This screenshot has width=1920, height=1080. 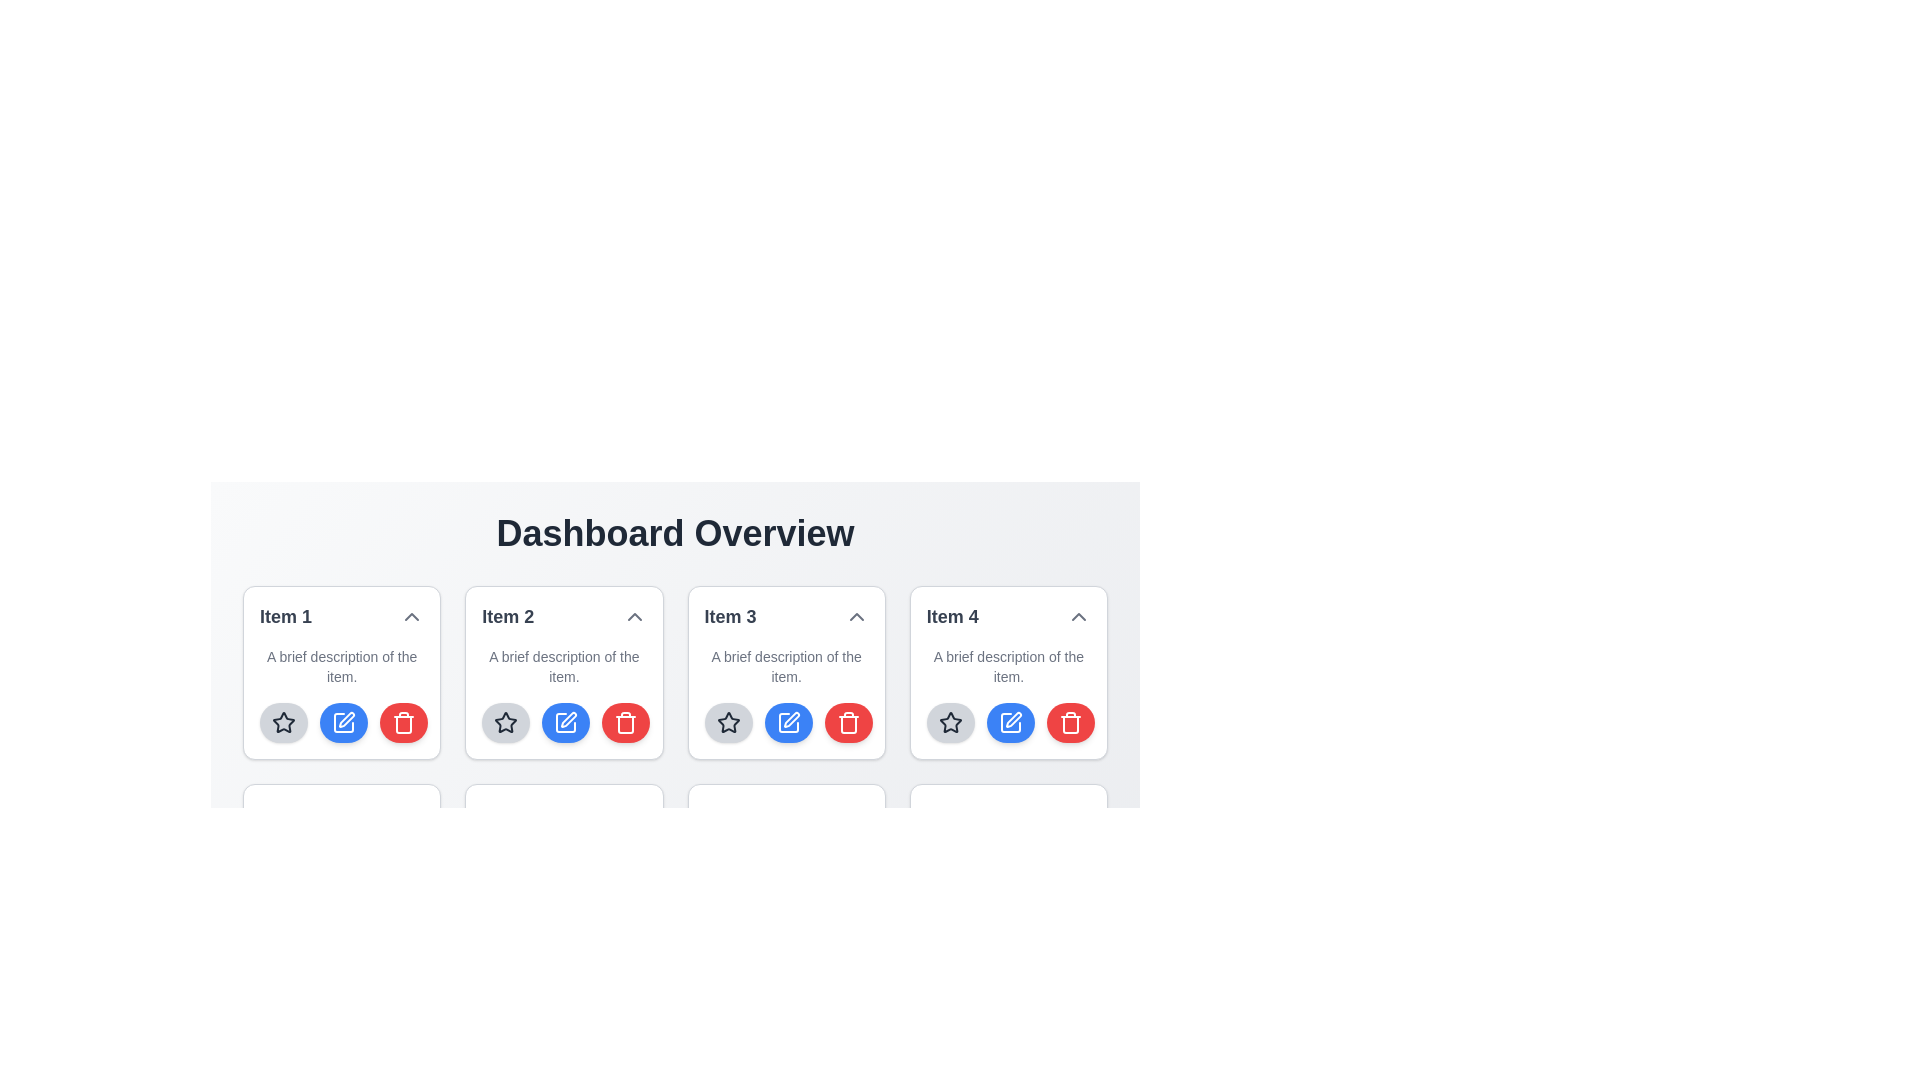 What do you see at coordinates (342, 667) in the screenshot?
I see `text content of the static label positioned within the white, rounded rectangular box titled 'Item 1', located directly below the title and above interactive buttons` at bounding box center [342, 667].